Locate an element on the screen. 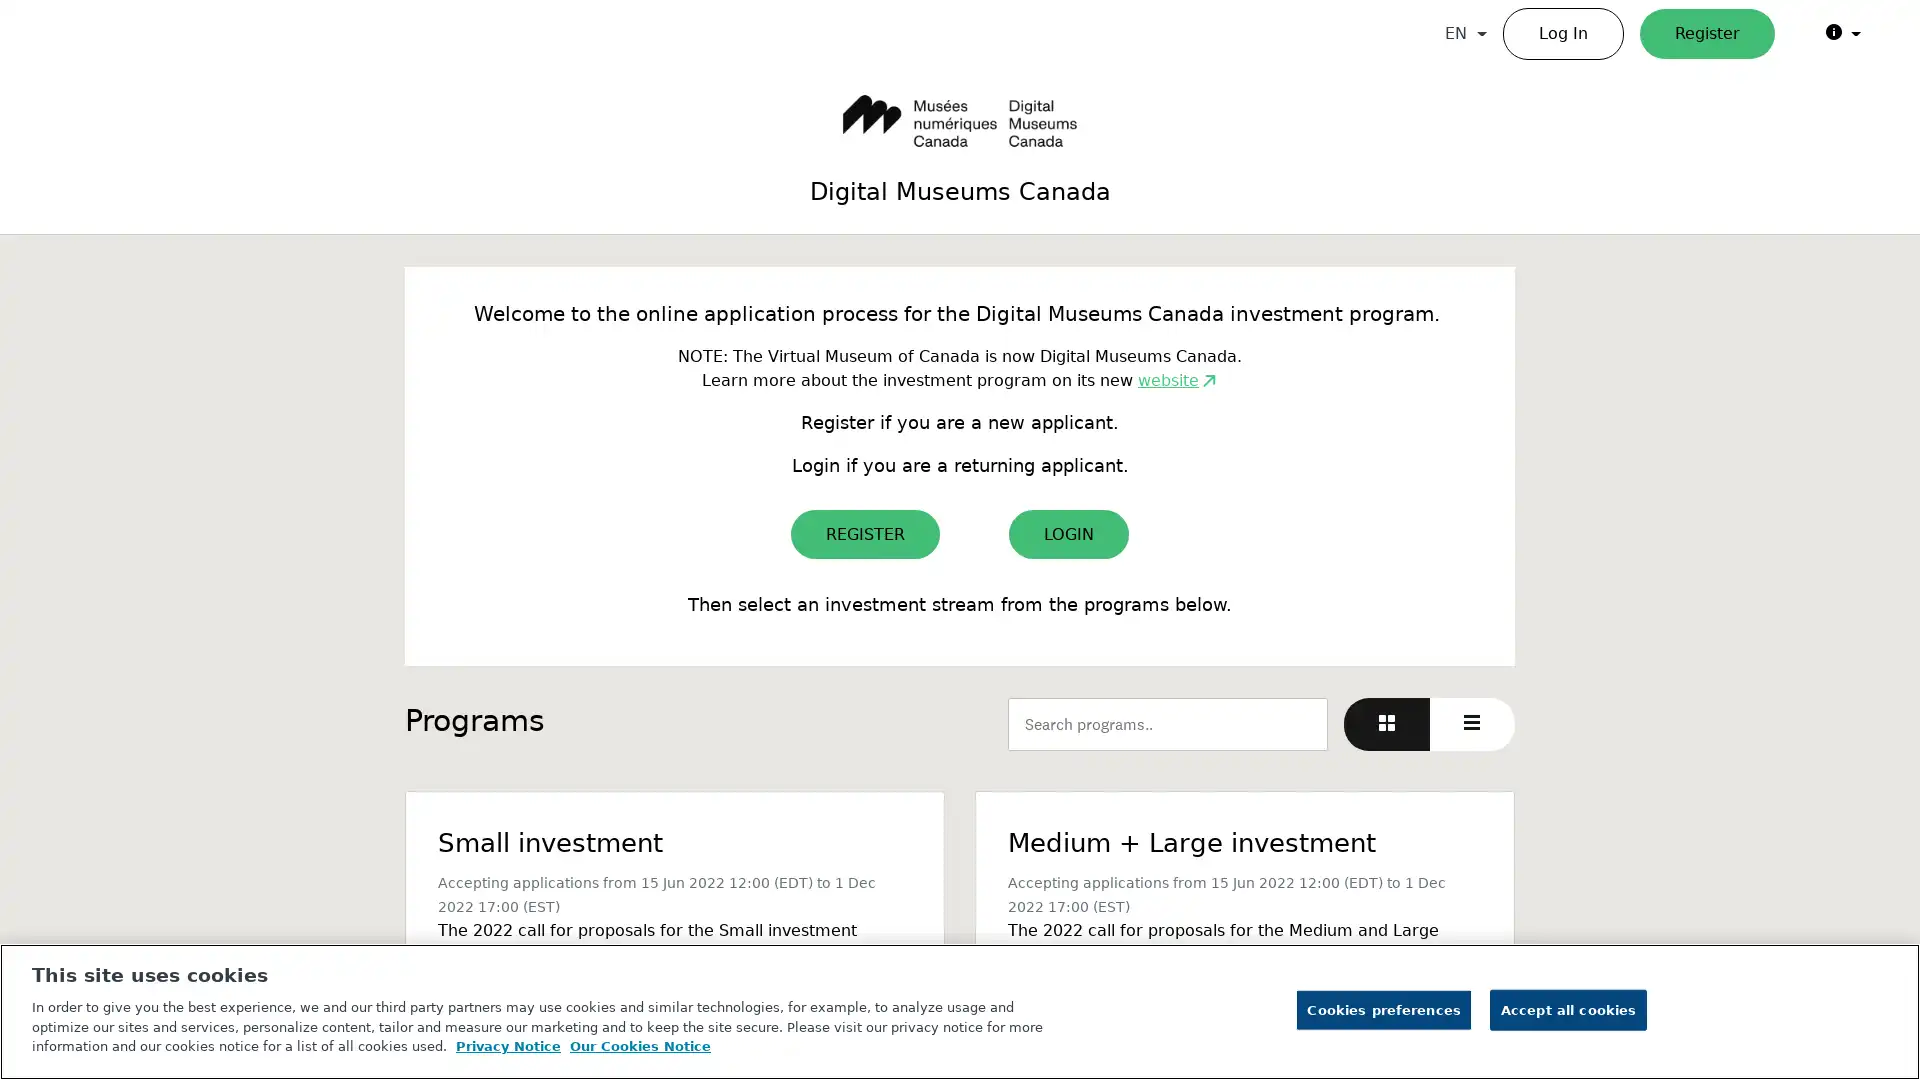  Toggle grid view is located at coordinates (1386, 724).